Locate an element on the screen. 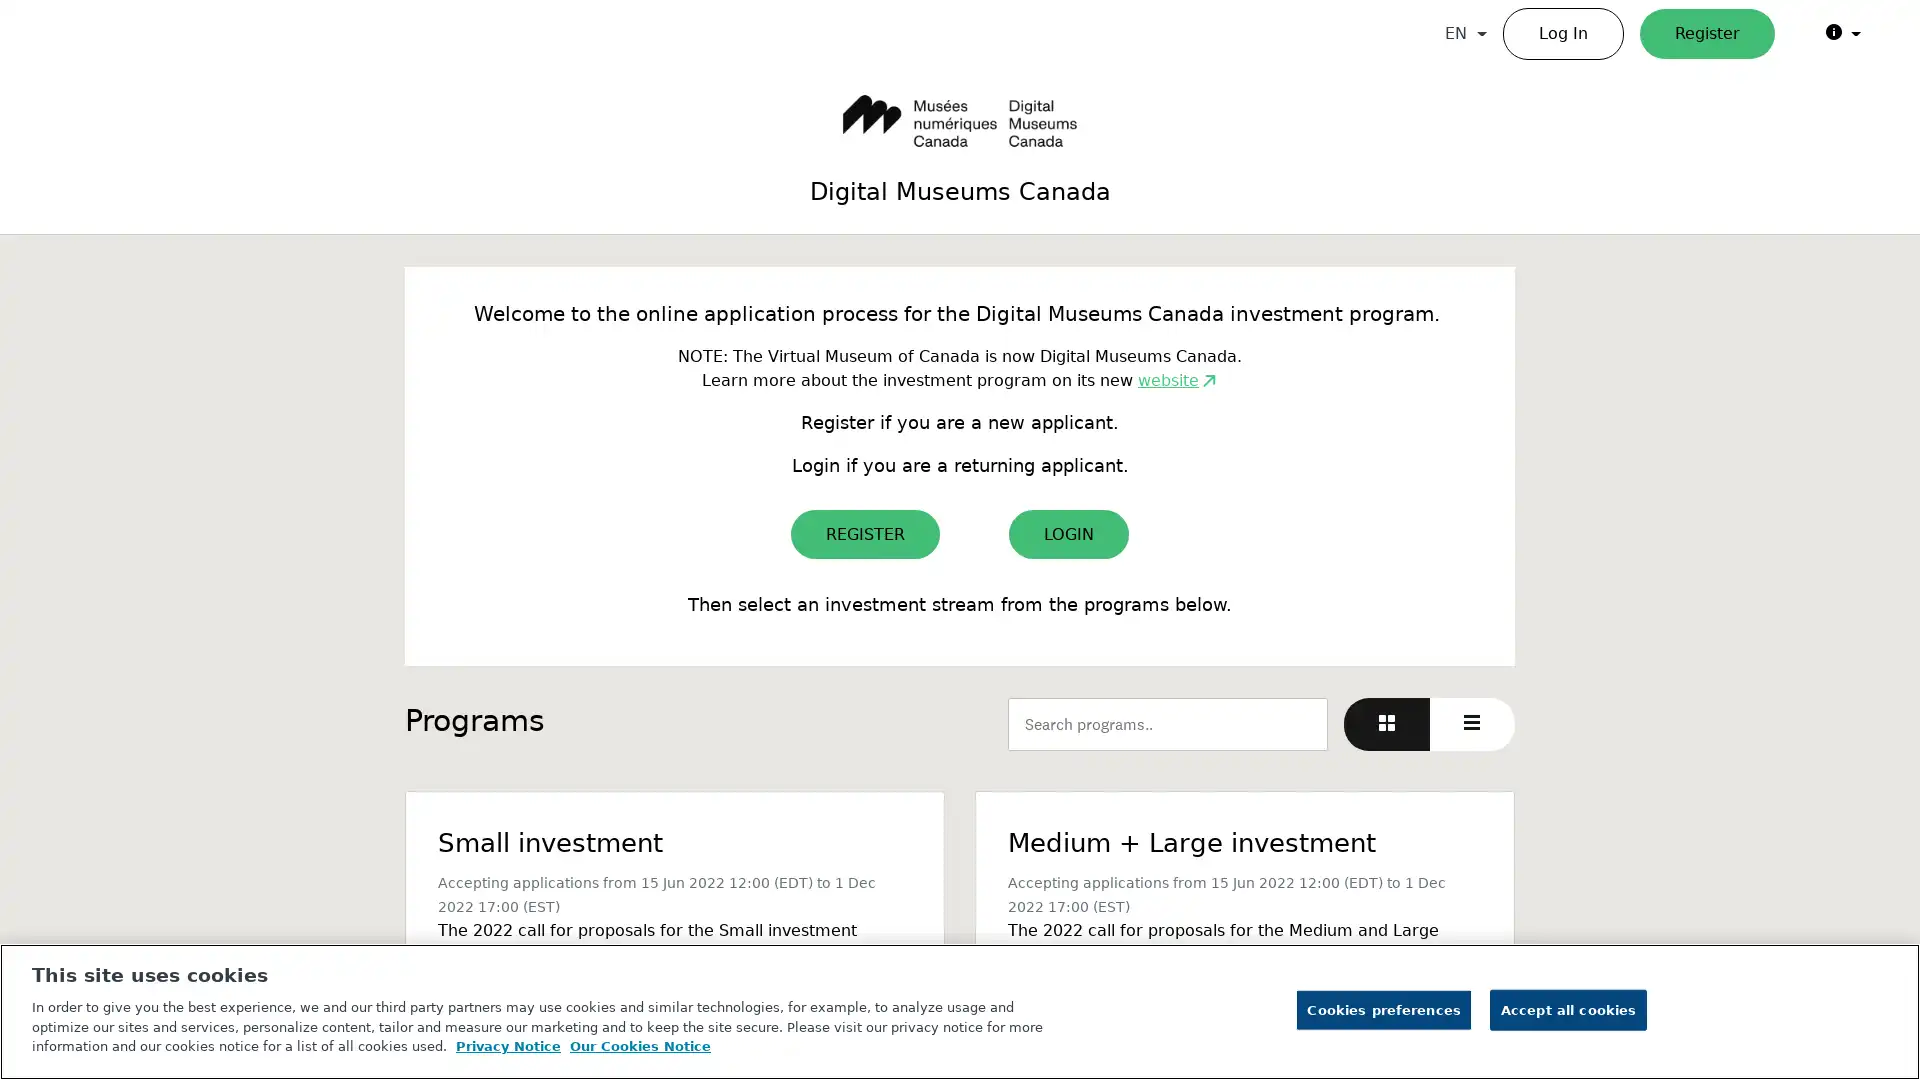  Toggle grid view is located at coordinates (1386, 724).